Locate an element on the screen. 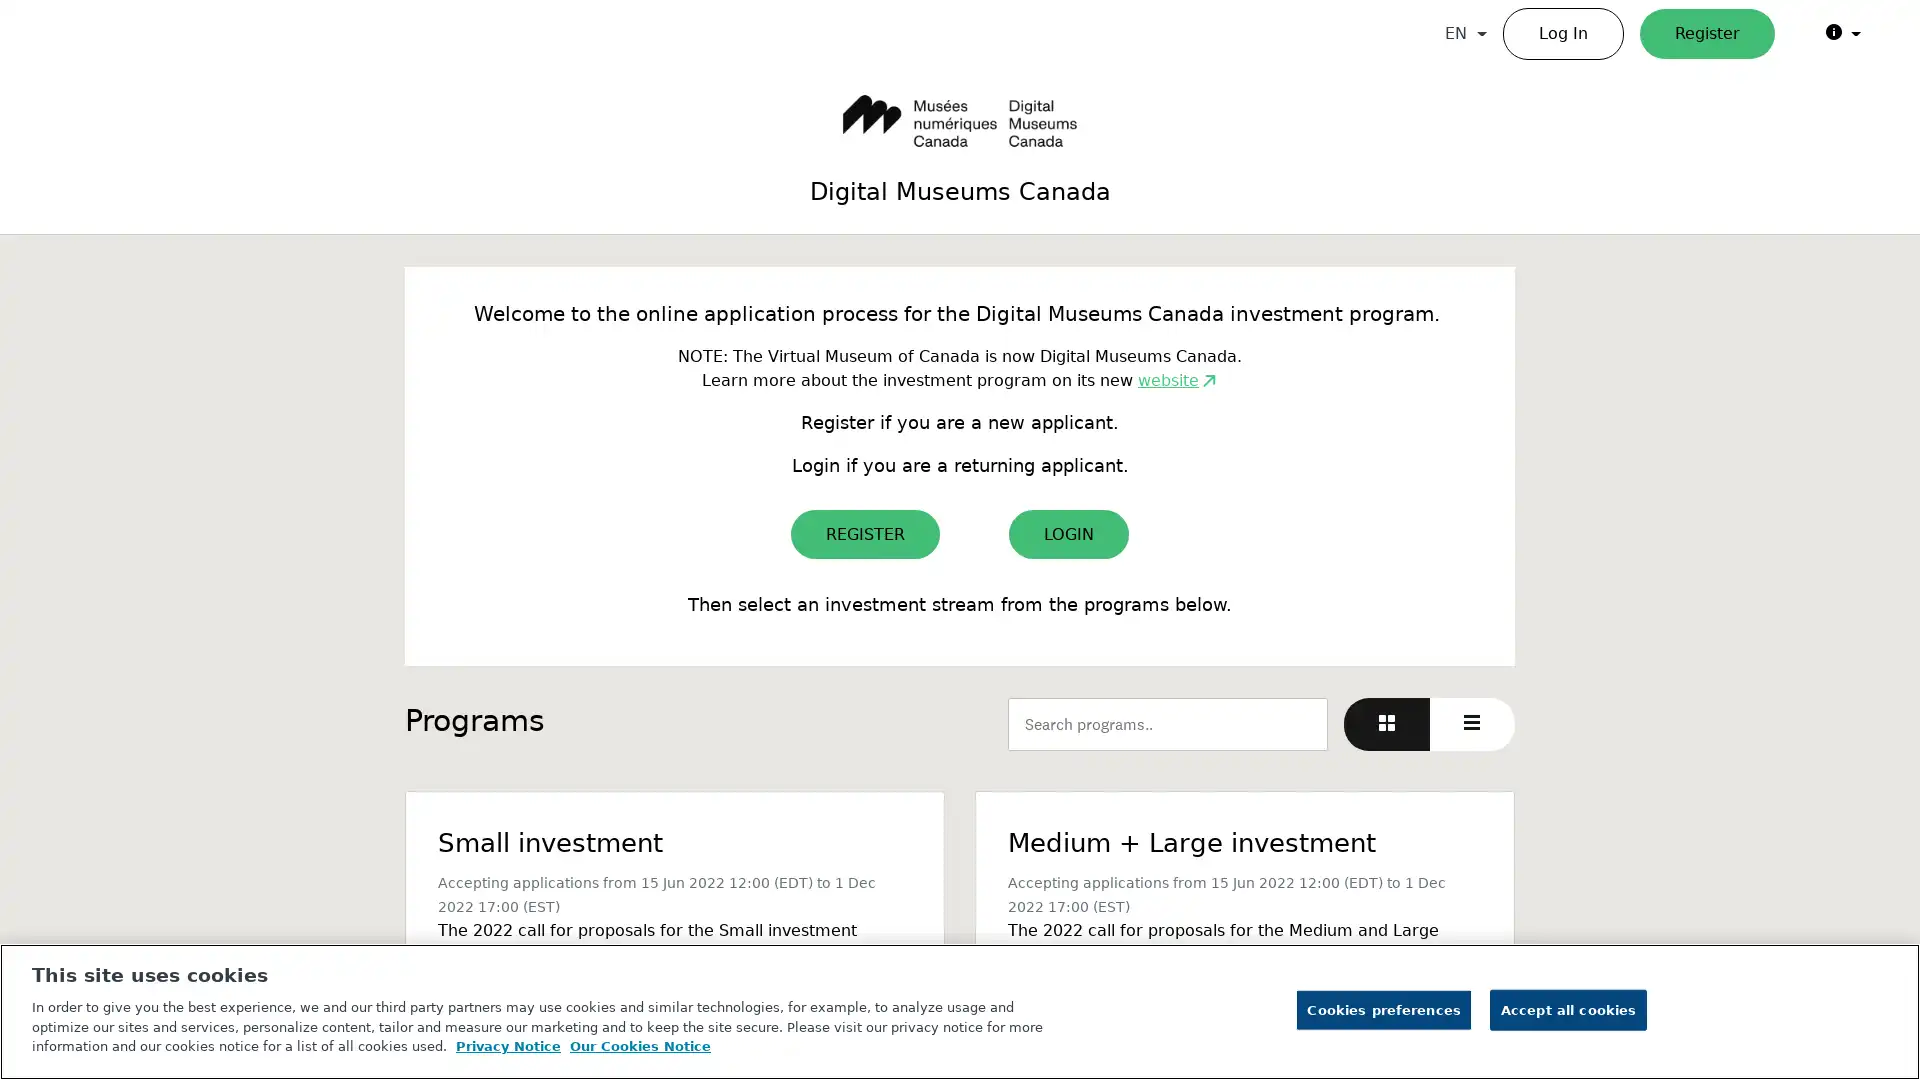  Toggle grid view is located at coordinates (1386, 724).